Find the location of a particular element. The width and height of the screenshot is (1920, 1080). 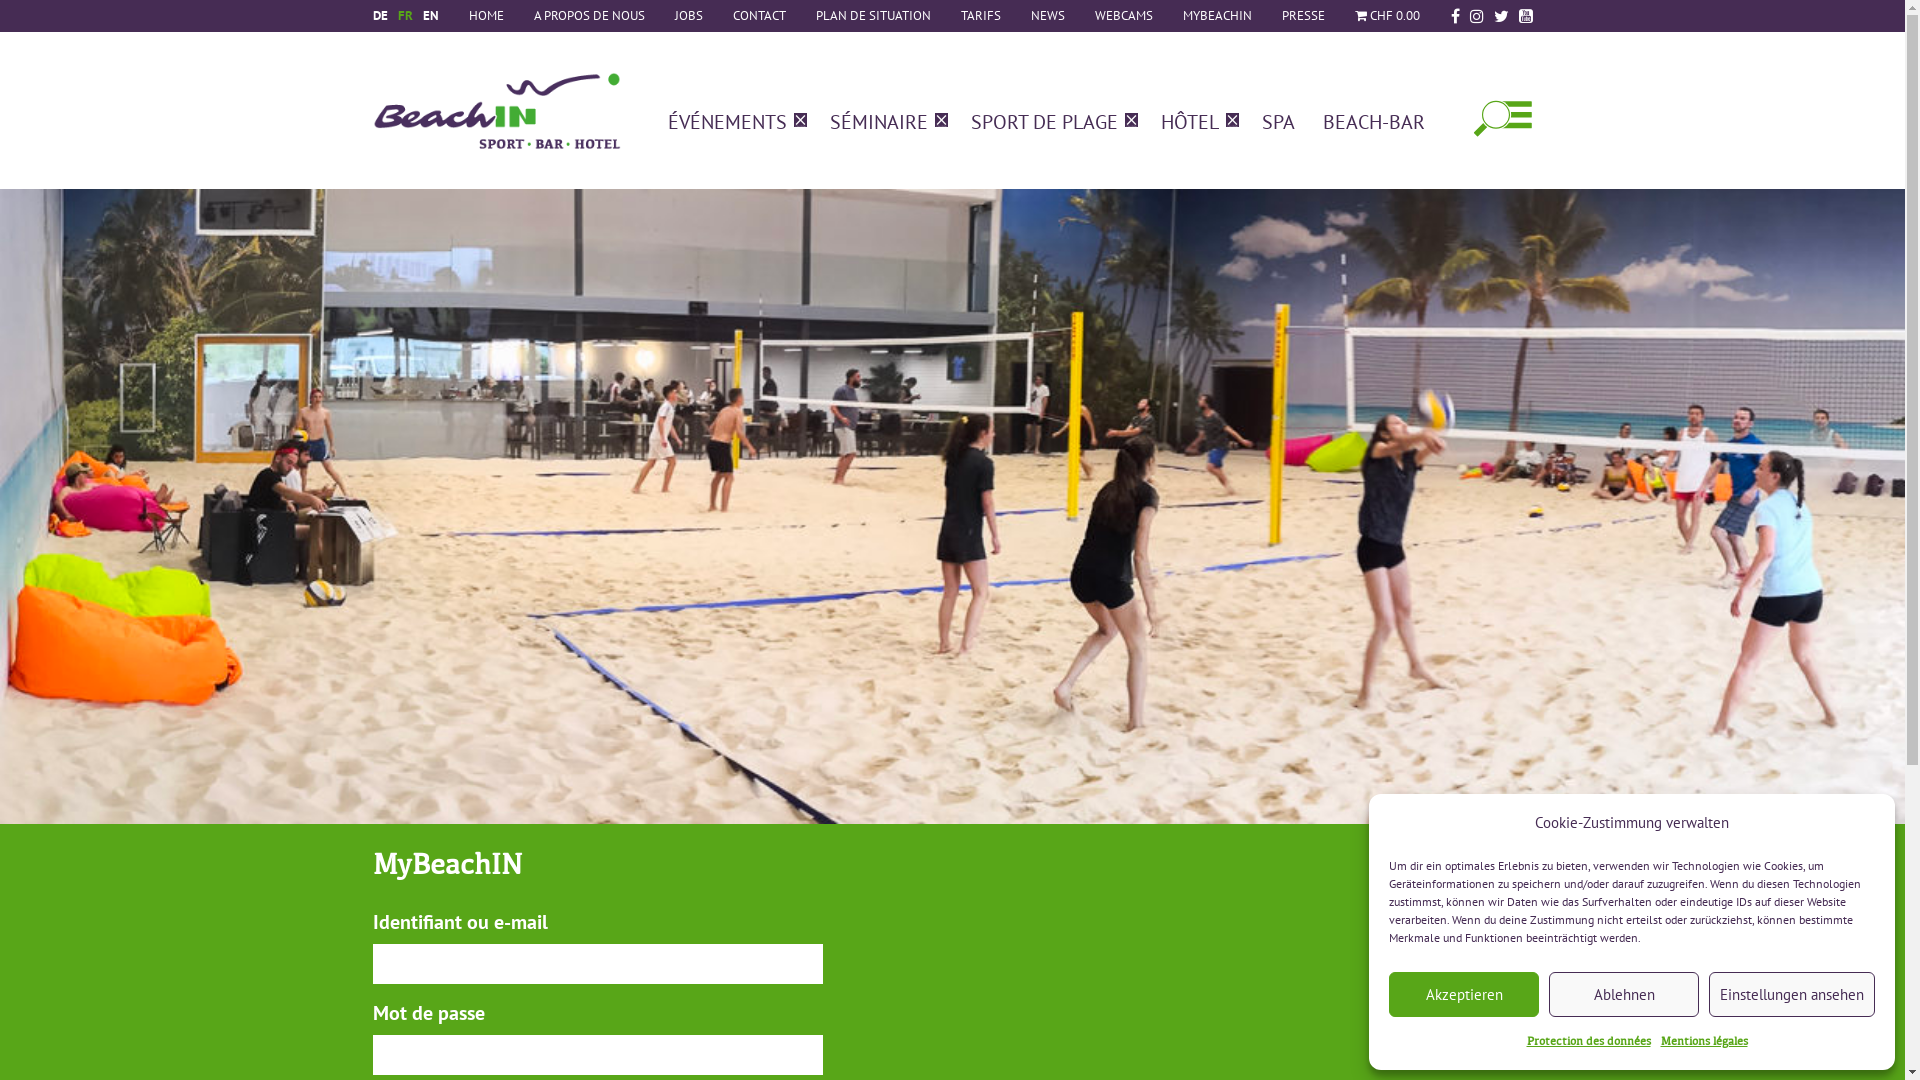

'A PROPOS DE NOUS' is located at coordinates (587, 15).